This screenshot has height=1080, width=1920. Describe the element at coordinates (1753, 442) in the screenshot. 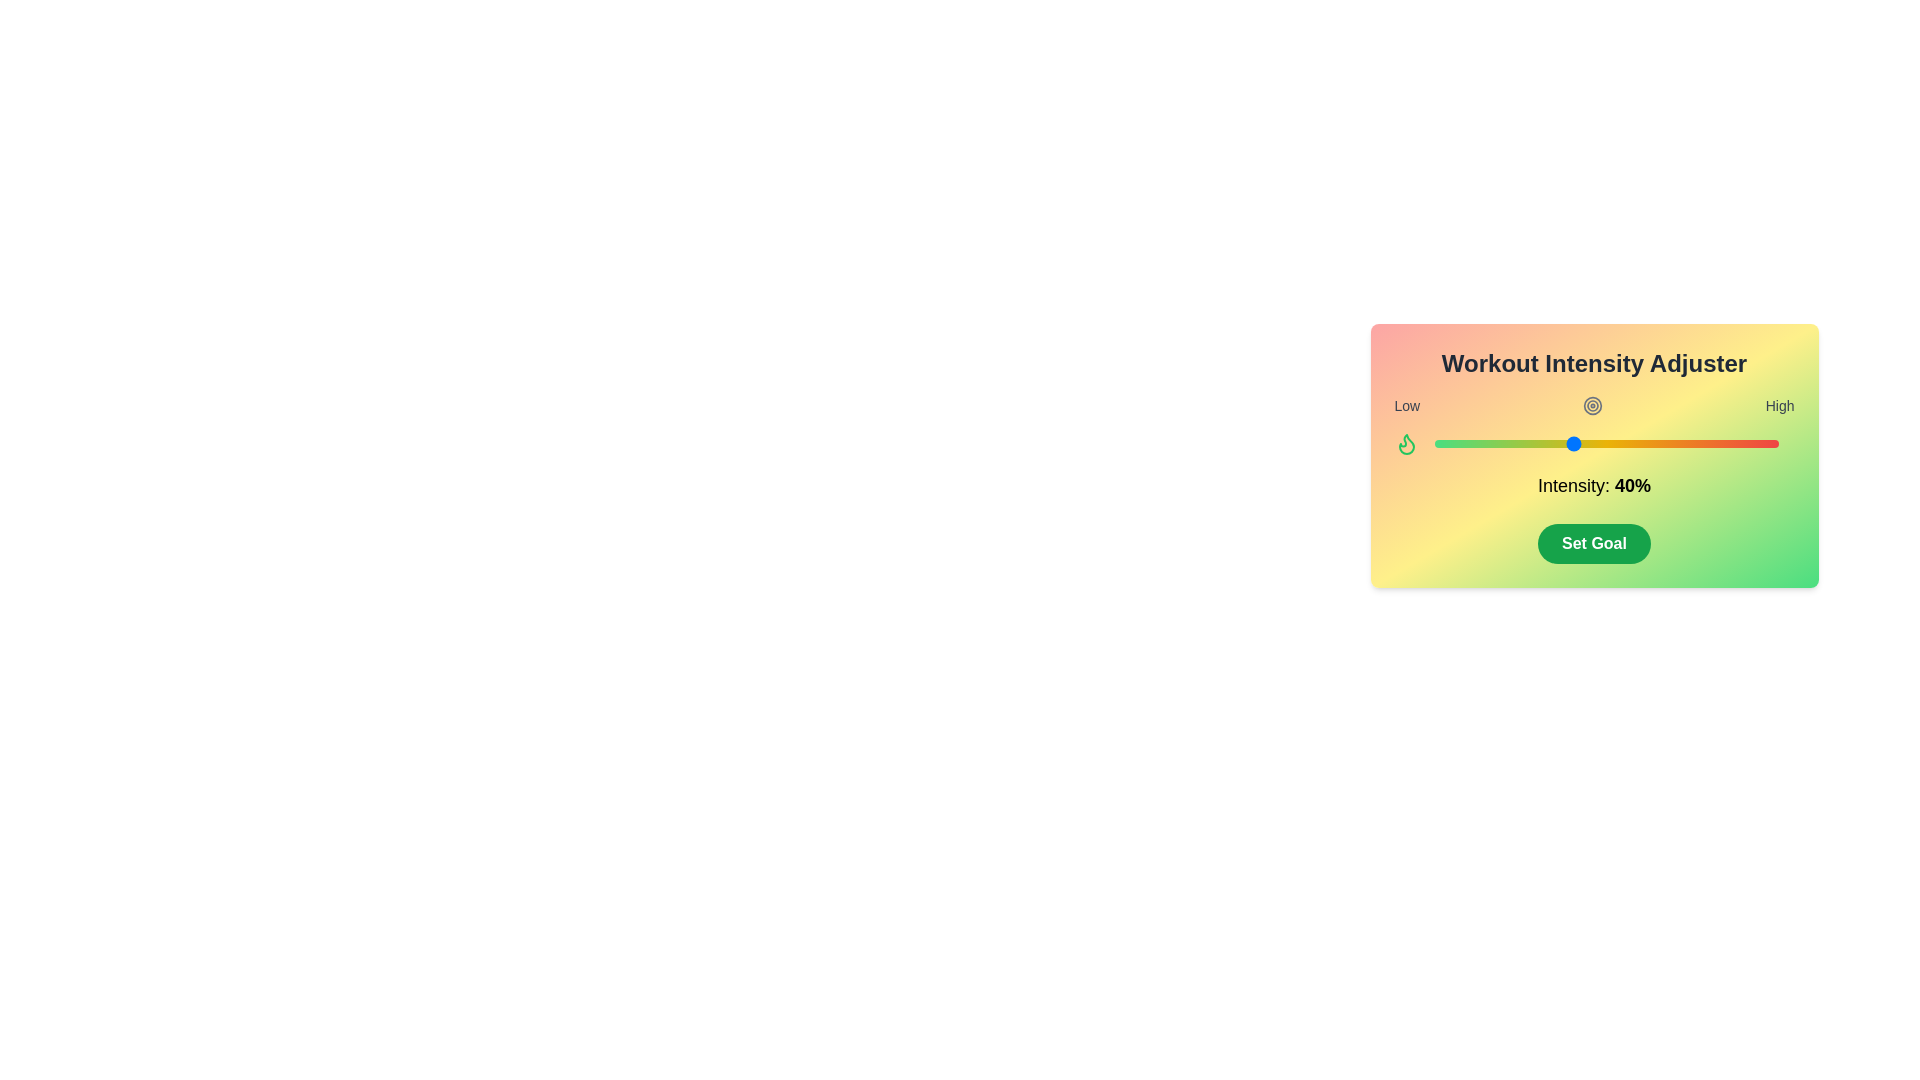

I see `the intensity slider to set the intensity to 93%` at that location.